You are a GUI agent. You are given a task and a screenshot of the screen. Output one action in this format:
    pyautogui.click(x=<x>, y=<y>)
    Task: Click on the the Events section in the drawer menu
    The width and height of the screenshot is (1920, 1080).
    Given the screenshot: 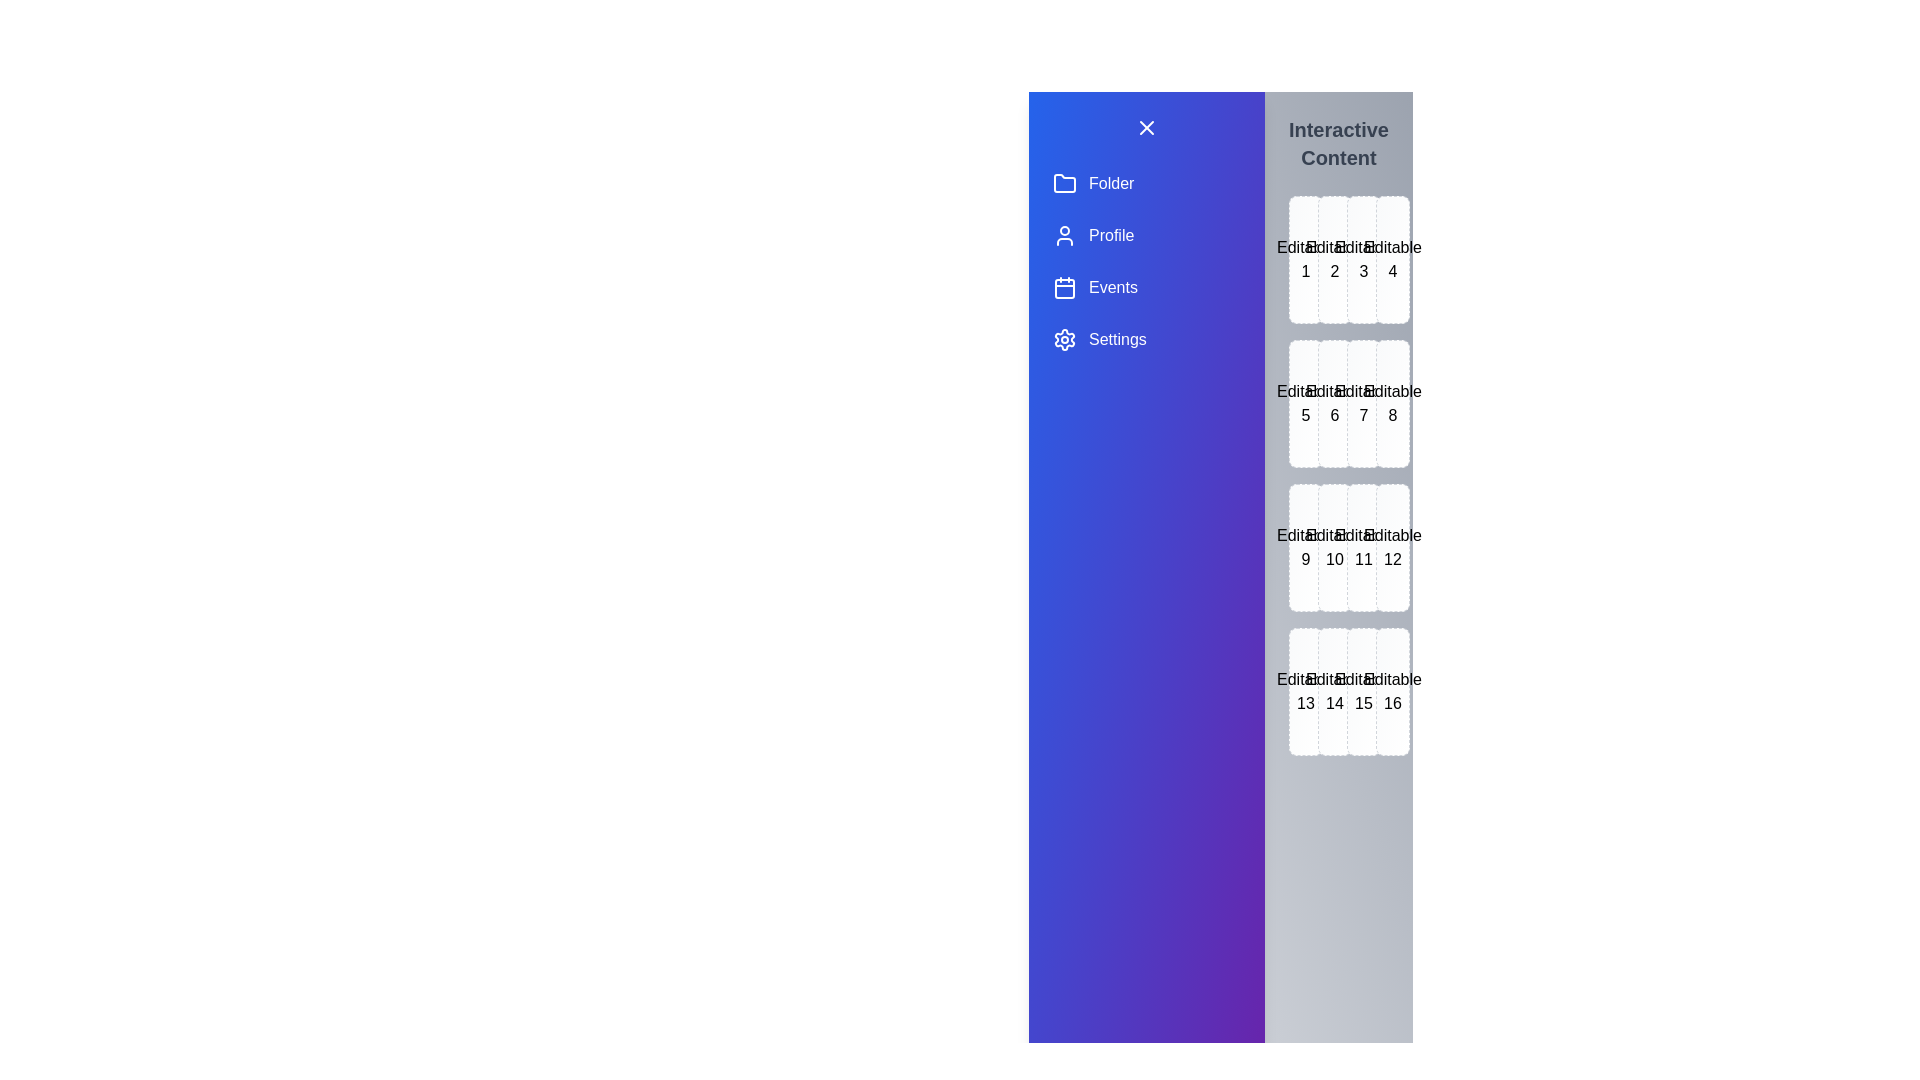 What is the action you would take?
    pyautogui.click(x=1147, y=288)
    